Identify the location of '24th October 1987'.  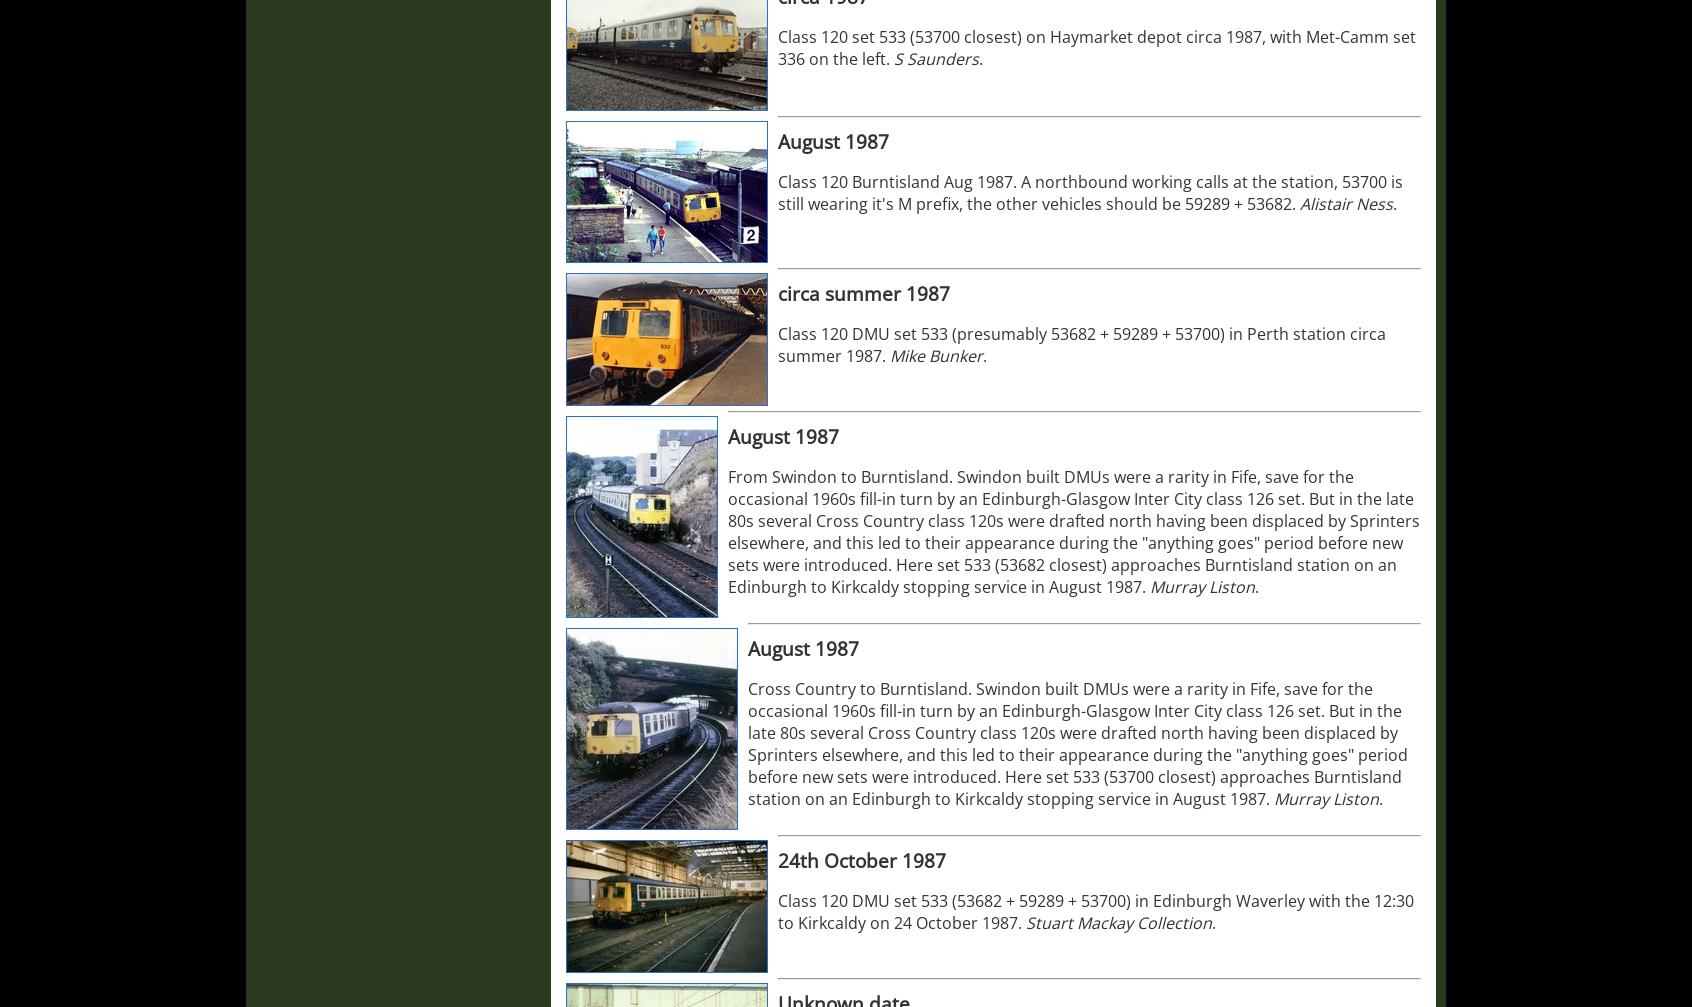
(777, 859).